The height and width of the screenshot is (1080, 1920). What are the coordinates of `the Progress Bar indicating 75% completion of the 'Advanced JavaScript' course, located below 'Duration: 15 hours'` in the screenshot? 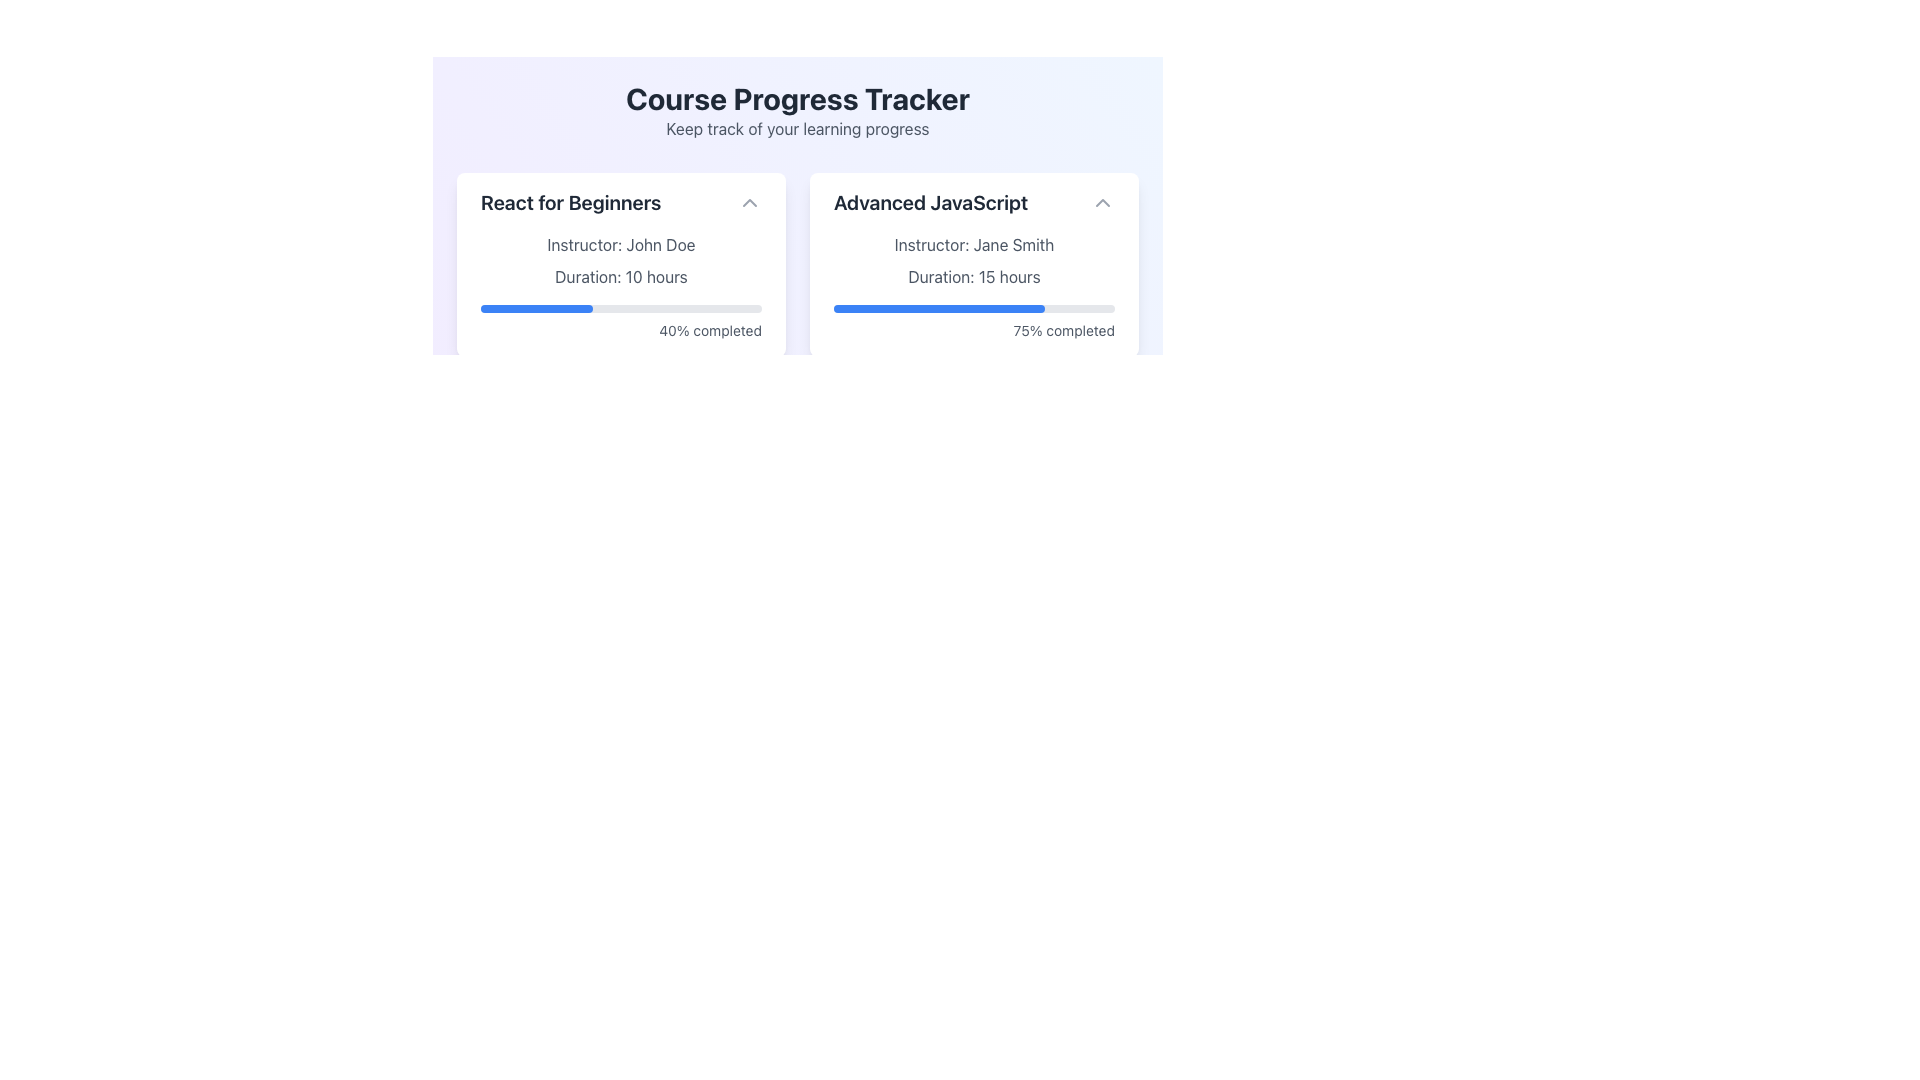 It's located at (938, 308).